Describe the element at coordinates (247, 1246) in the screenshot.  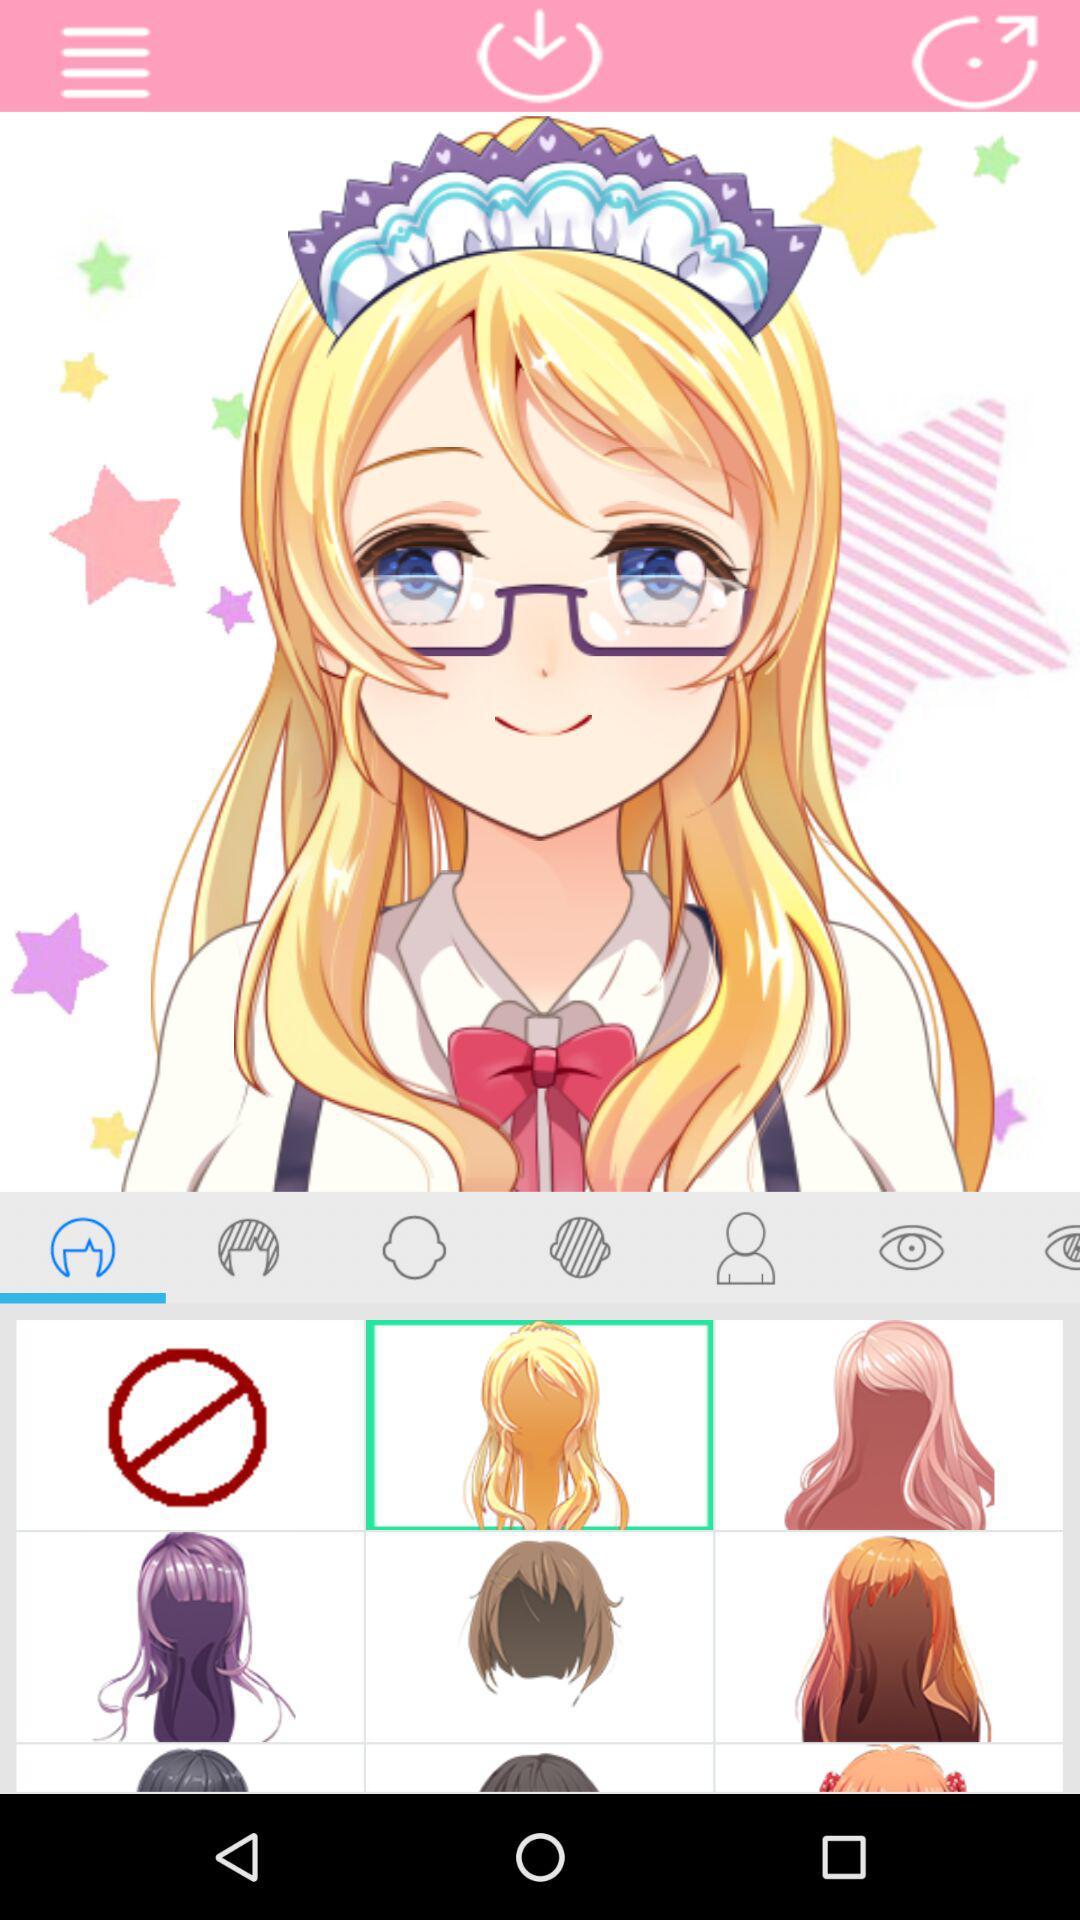
I see `hair colour` at that location.